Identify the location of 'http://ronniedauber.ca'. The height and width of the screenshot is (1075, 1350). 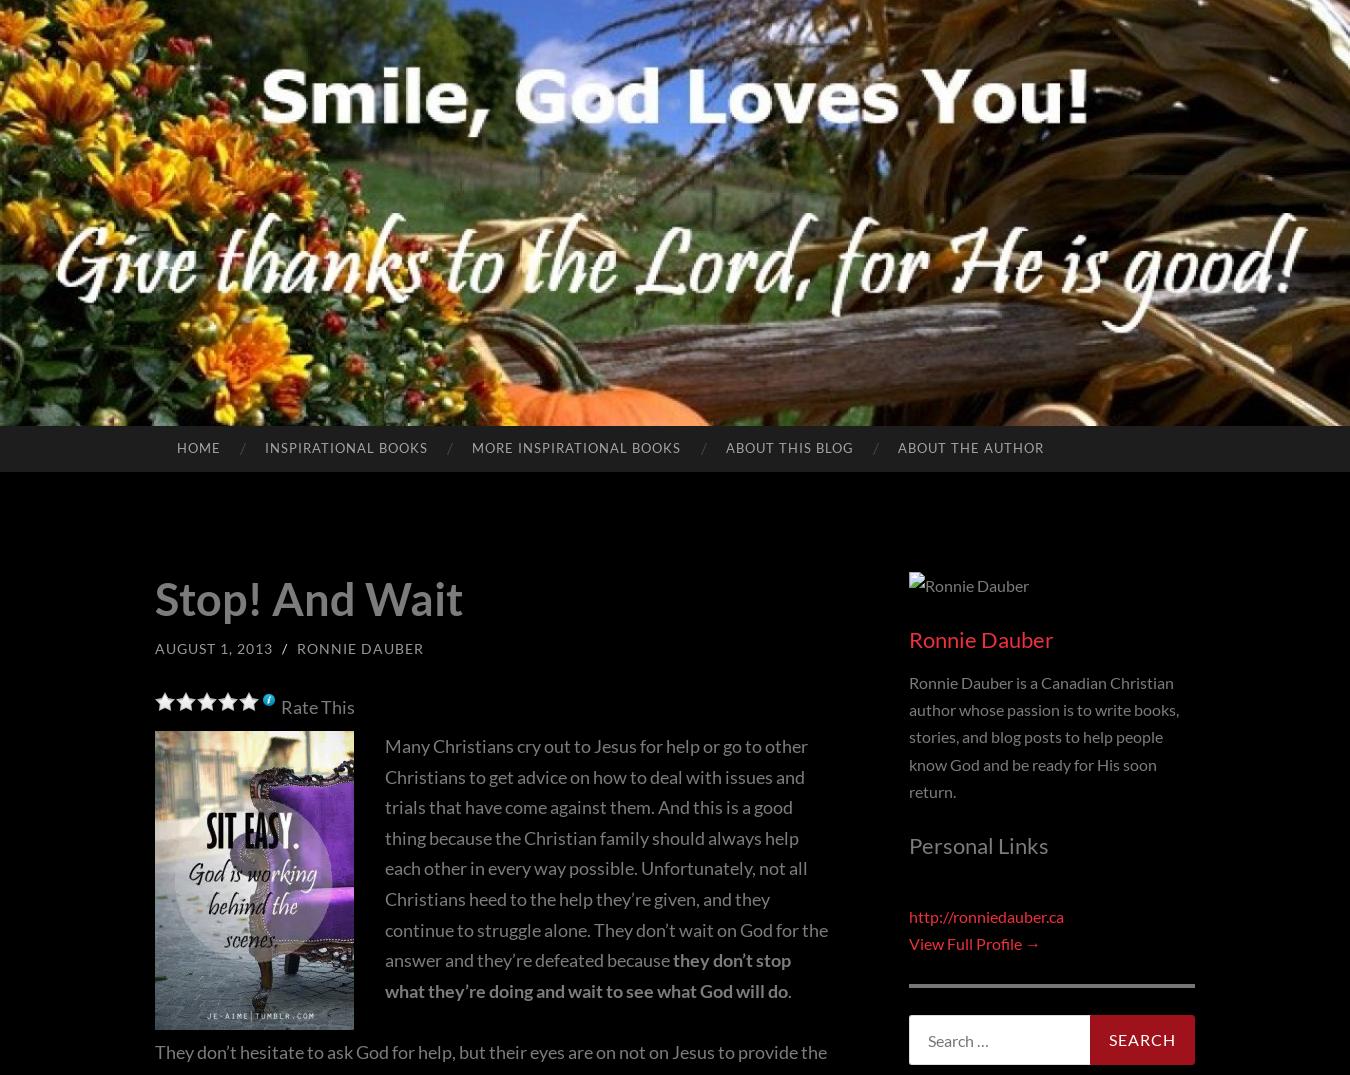
(985, 914).